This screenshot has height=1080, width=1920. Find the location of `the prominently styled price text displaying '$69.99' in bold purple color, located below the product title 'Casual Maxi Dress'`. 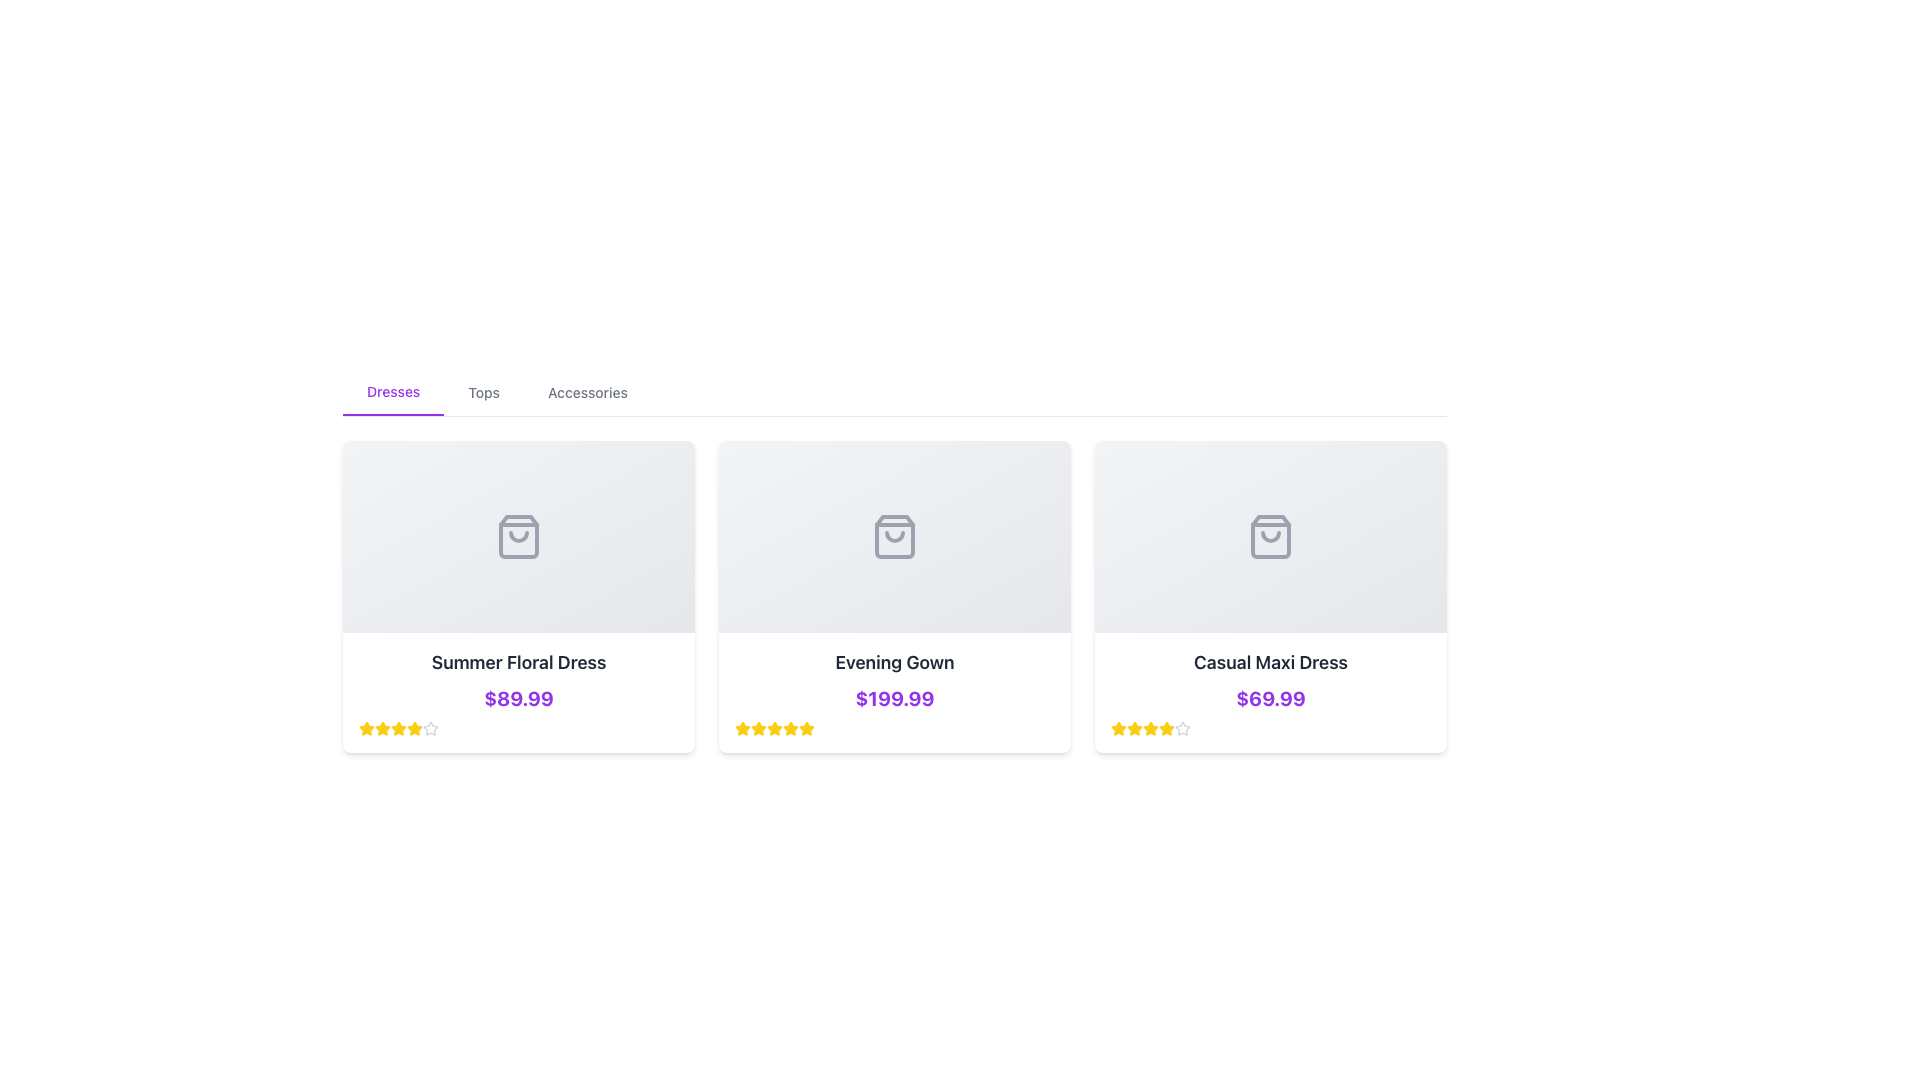

the prominently styled price text displaying '$69.99' in bold purple color, located below the product title 'Casual Maxi Dress' is located at coordinates (1270, 697).